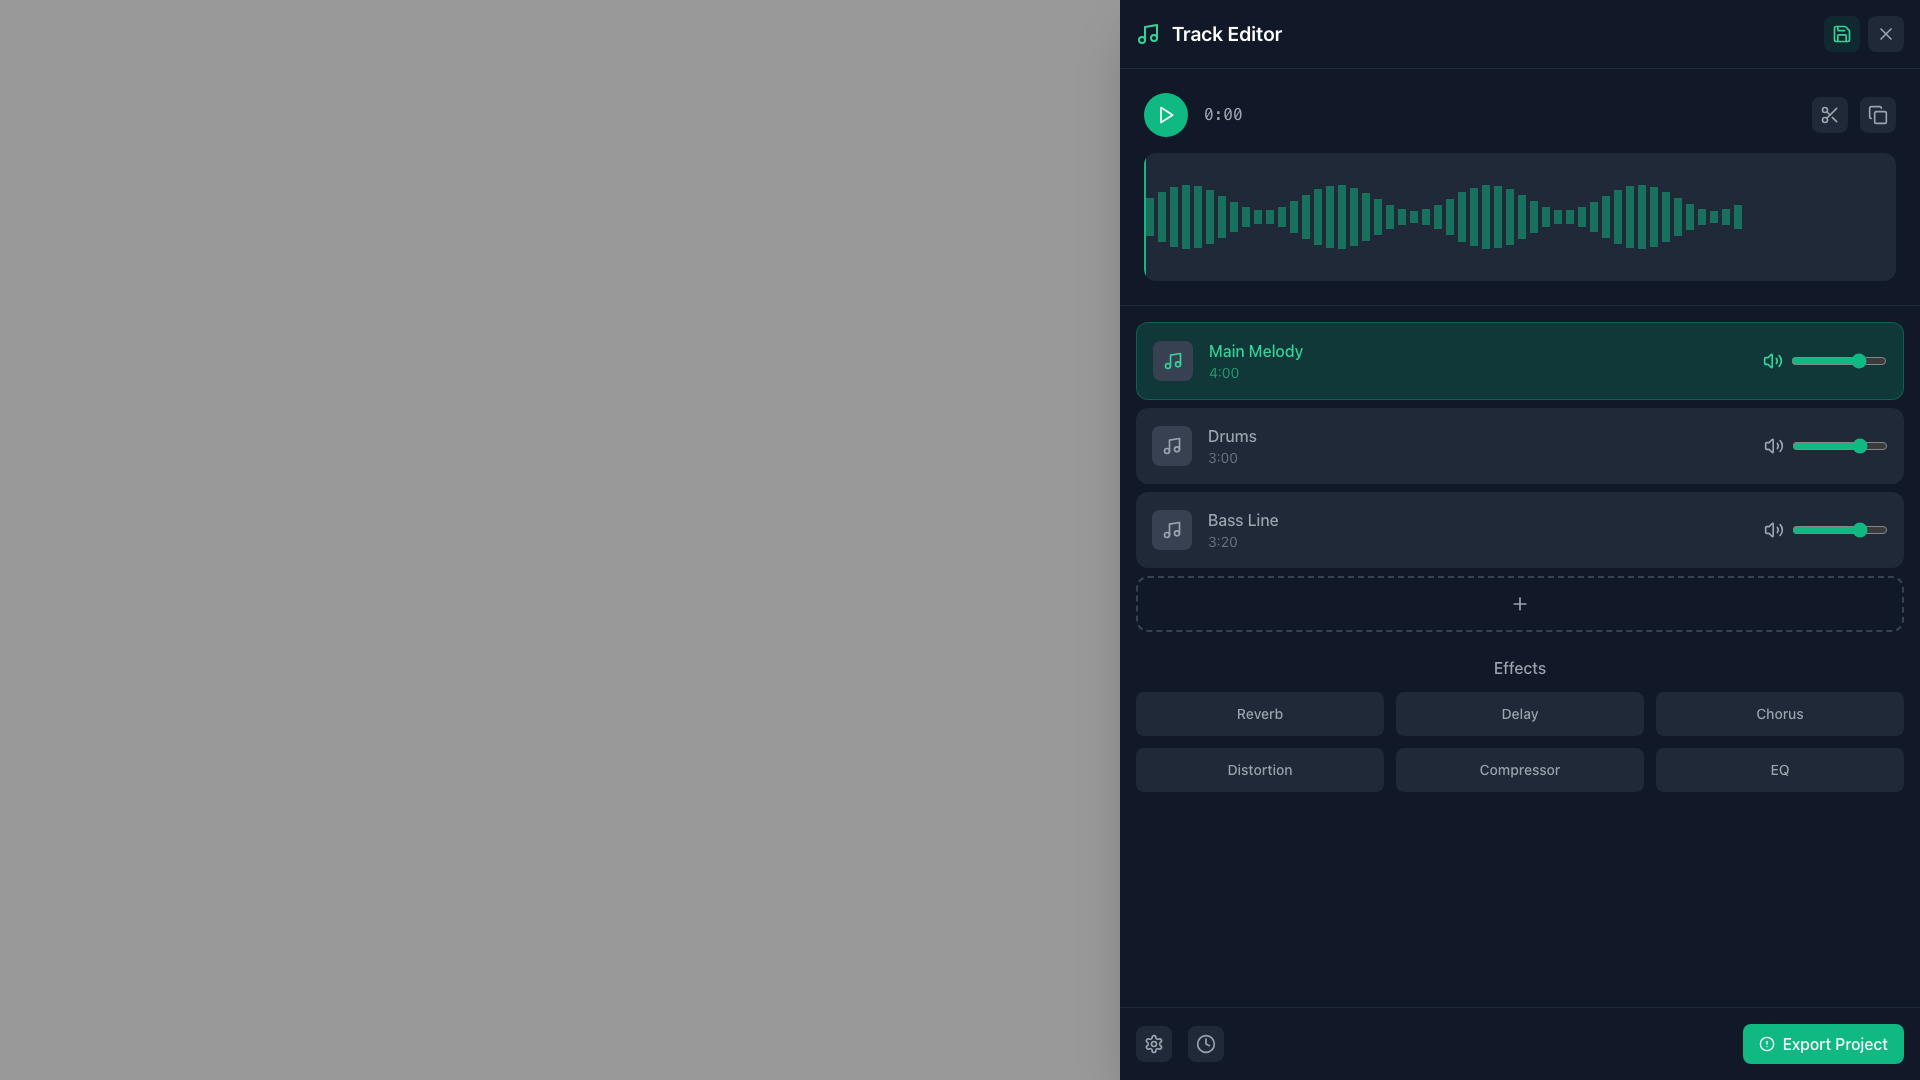 Image resolution: width=1920 pixels, height=1080 pixels. Describe the element at coordinates (1473, 216) in the screenshot. I see `the 29th vertical waveform bar with a transparent emerald green background in the Track Editor section` at that location.